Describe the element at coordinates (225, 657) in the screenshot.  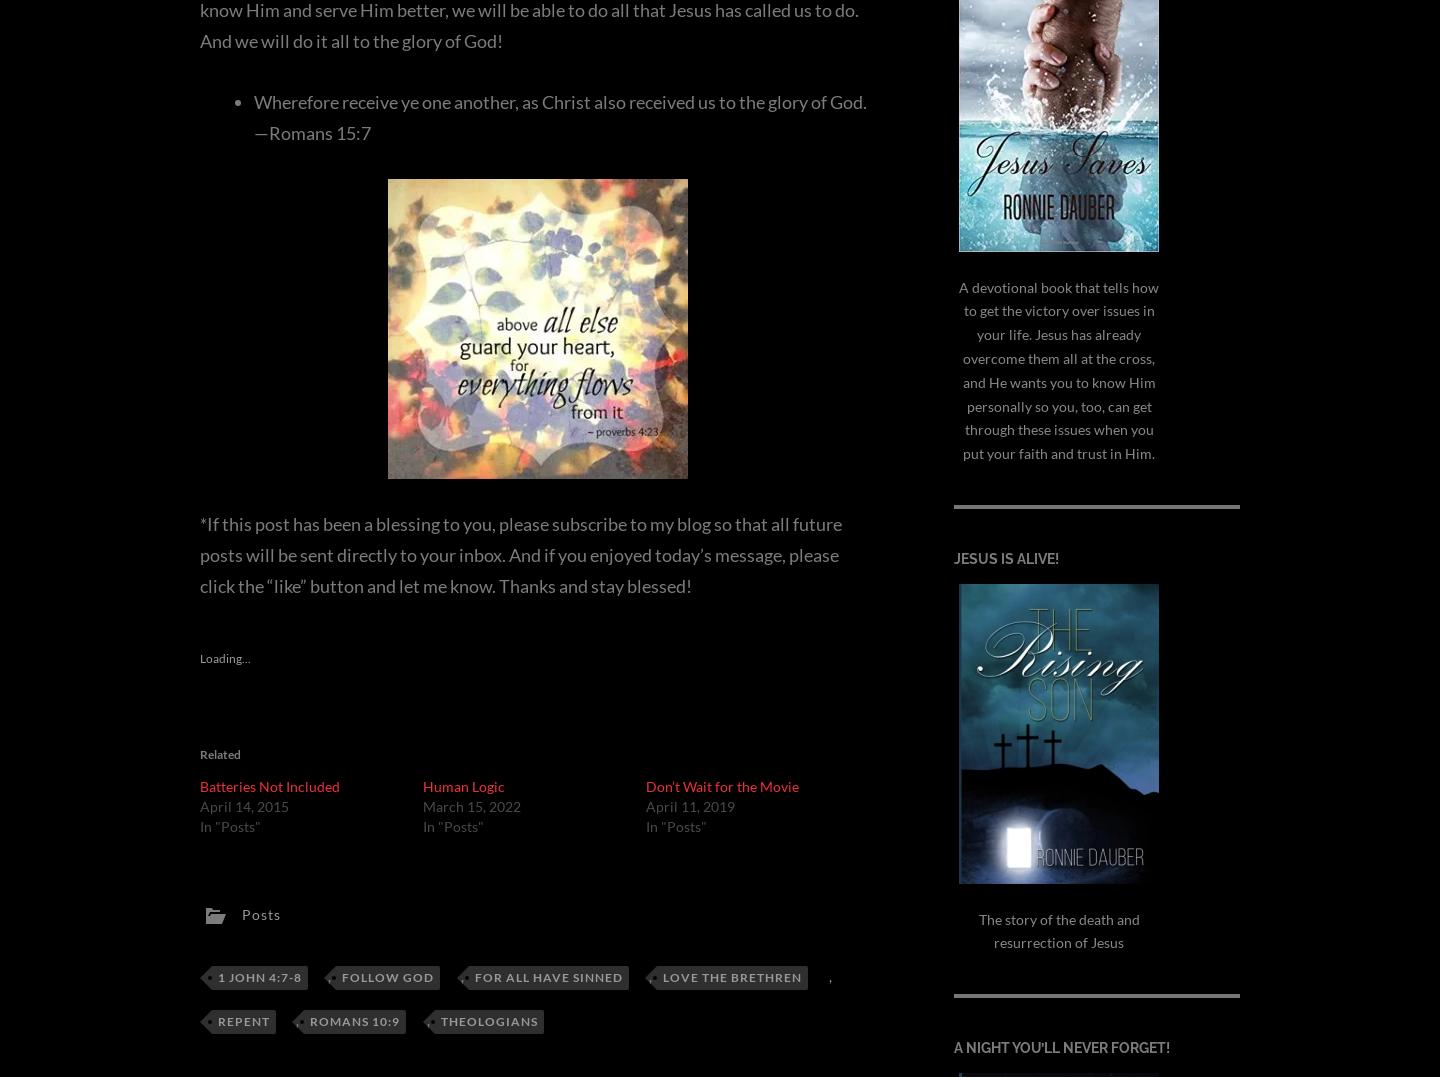
I see `'Loading...'` at that location.